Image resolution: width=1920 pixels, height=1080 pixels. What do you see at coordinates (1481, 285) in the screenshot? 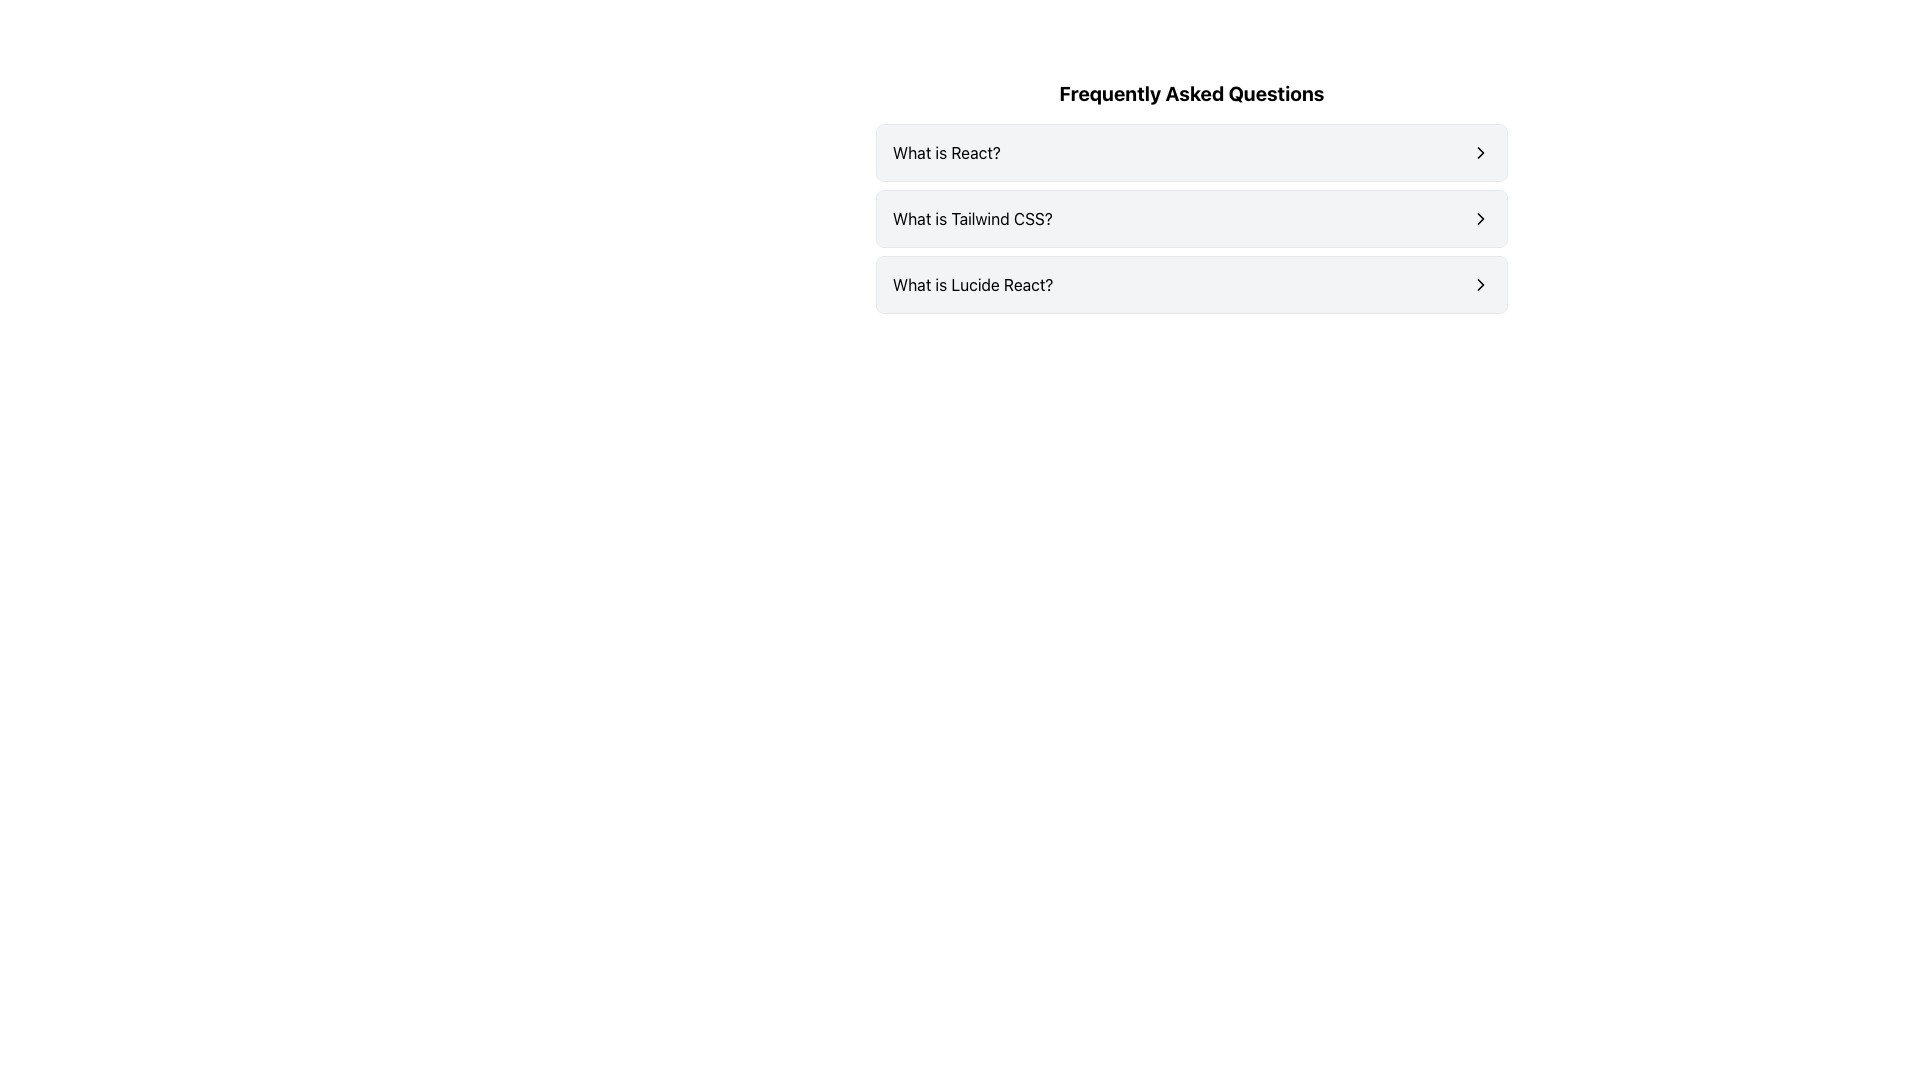
I see `the small, right-pointing chevron arrow icon at the far right end of the list item labeled 'What is Lucide React?' in the FAQ list` at bounding box center [1481, 285].